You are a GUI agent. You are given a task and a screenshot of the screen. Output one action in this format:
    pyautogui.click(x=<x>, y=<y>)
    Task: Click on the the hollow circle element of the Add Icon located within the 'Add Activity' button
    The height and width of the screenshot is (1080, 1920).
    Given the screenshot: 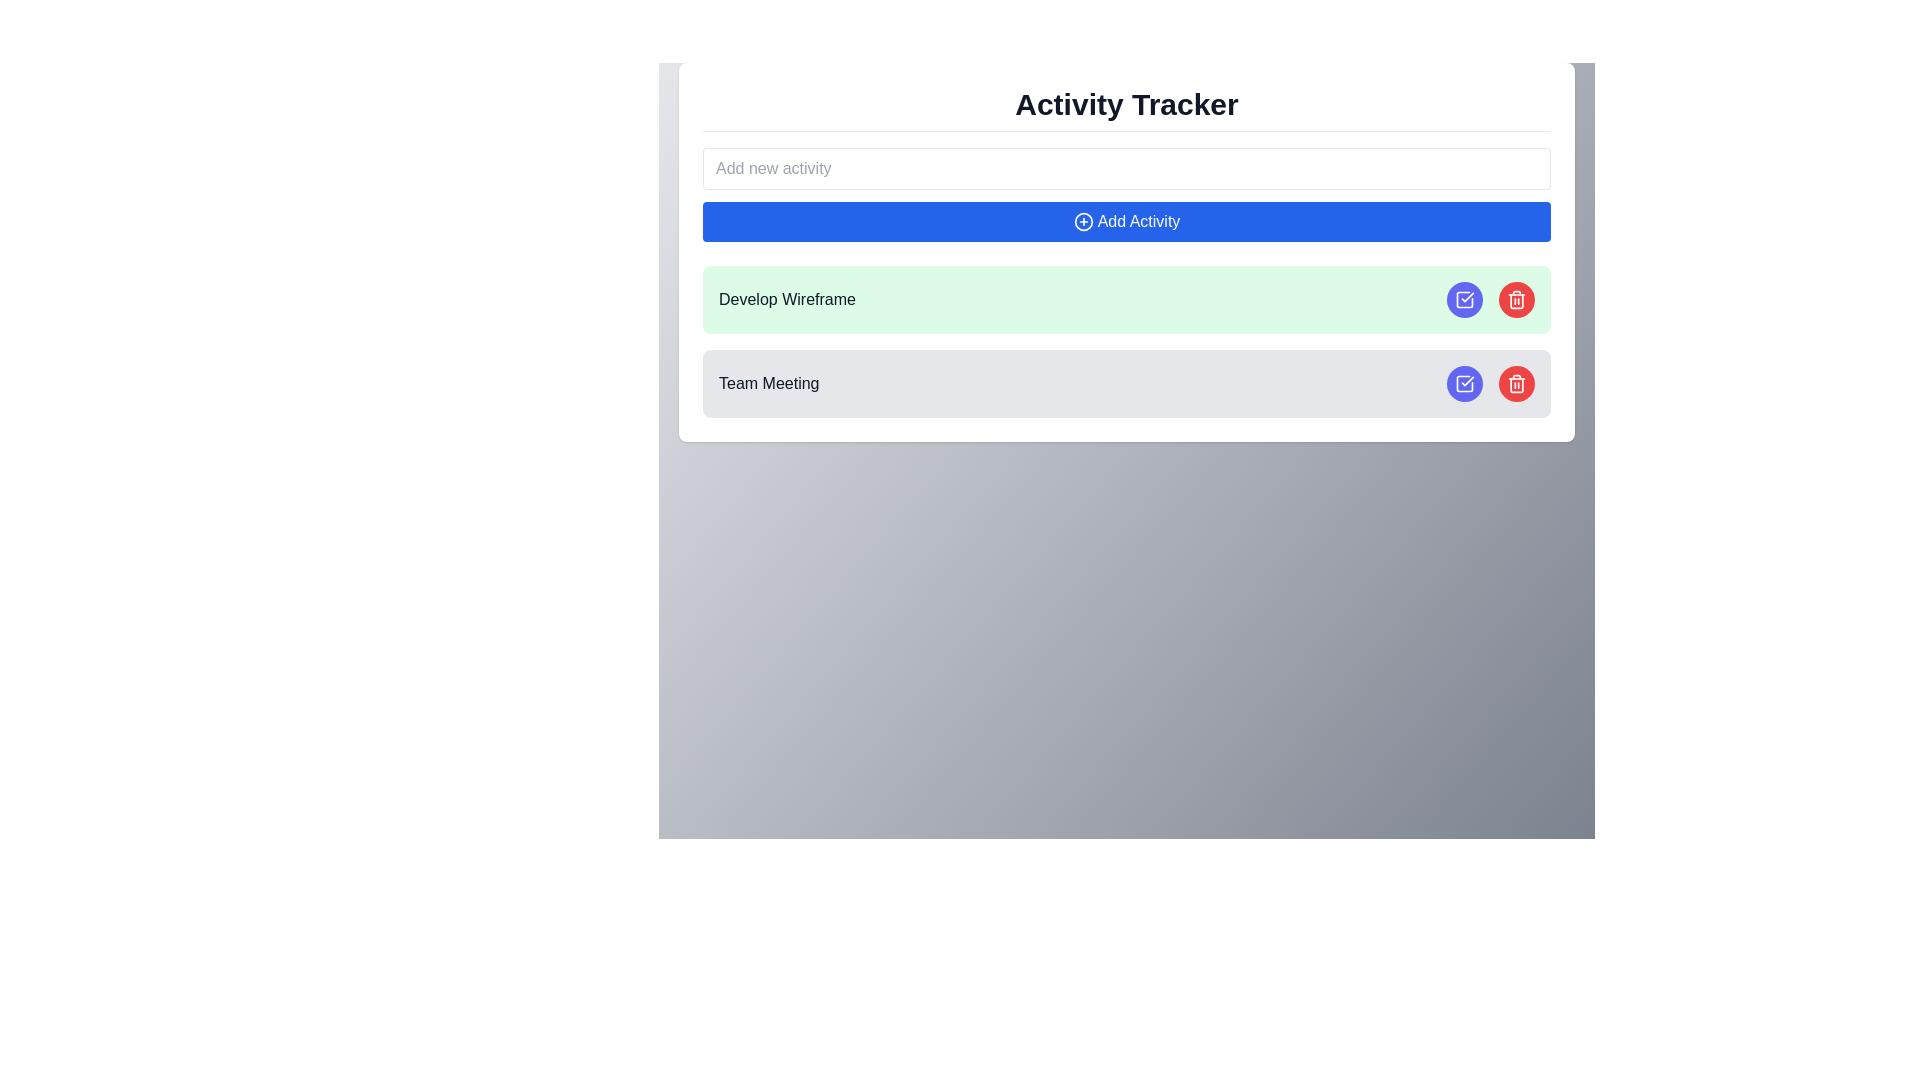 What is the action you would take?
    pyautogui.click(x=1082, y=222)
    